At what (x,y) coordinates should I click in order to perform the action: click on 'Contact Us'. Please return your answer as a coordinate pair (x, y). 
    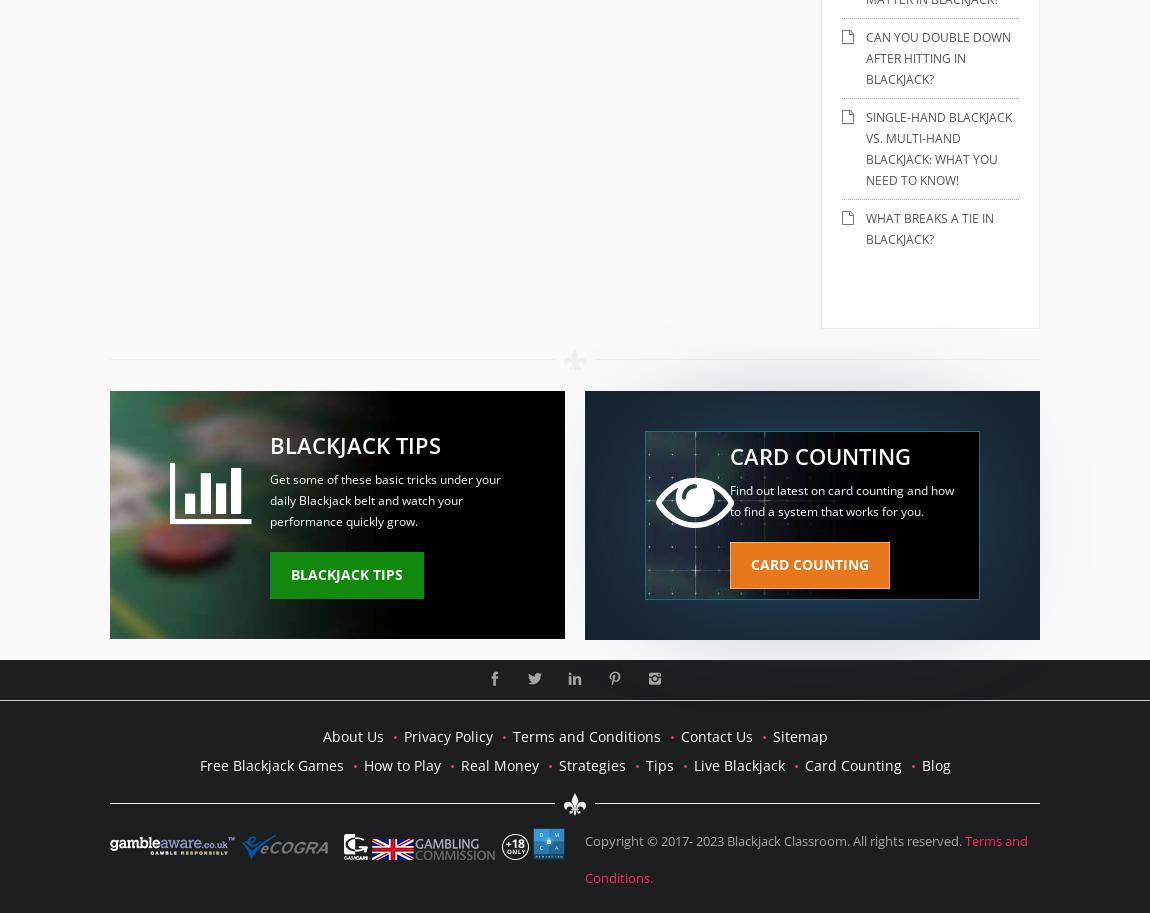
    Looking at the image, I should click on (714, 734).